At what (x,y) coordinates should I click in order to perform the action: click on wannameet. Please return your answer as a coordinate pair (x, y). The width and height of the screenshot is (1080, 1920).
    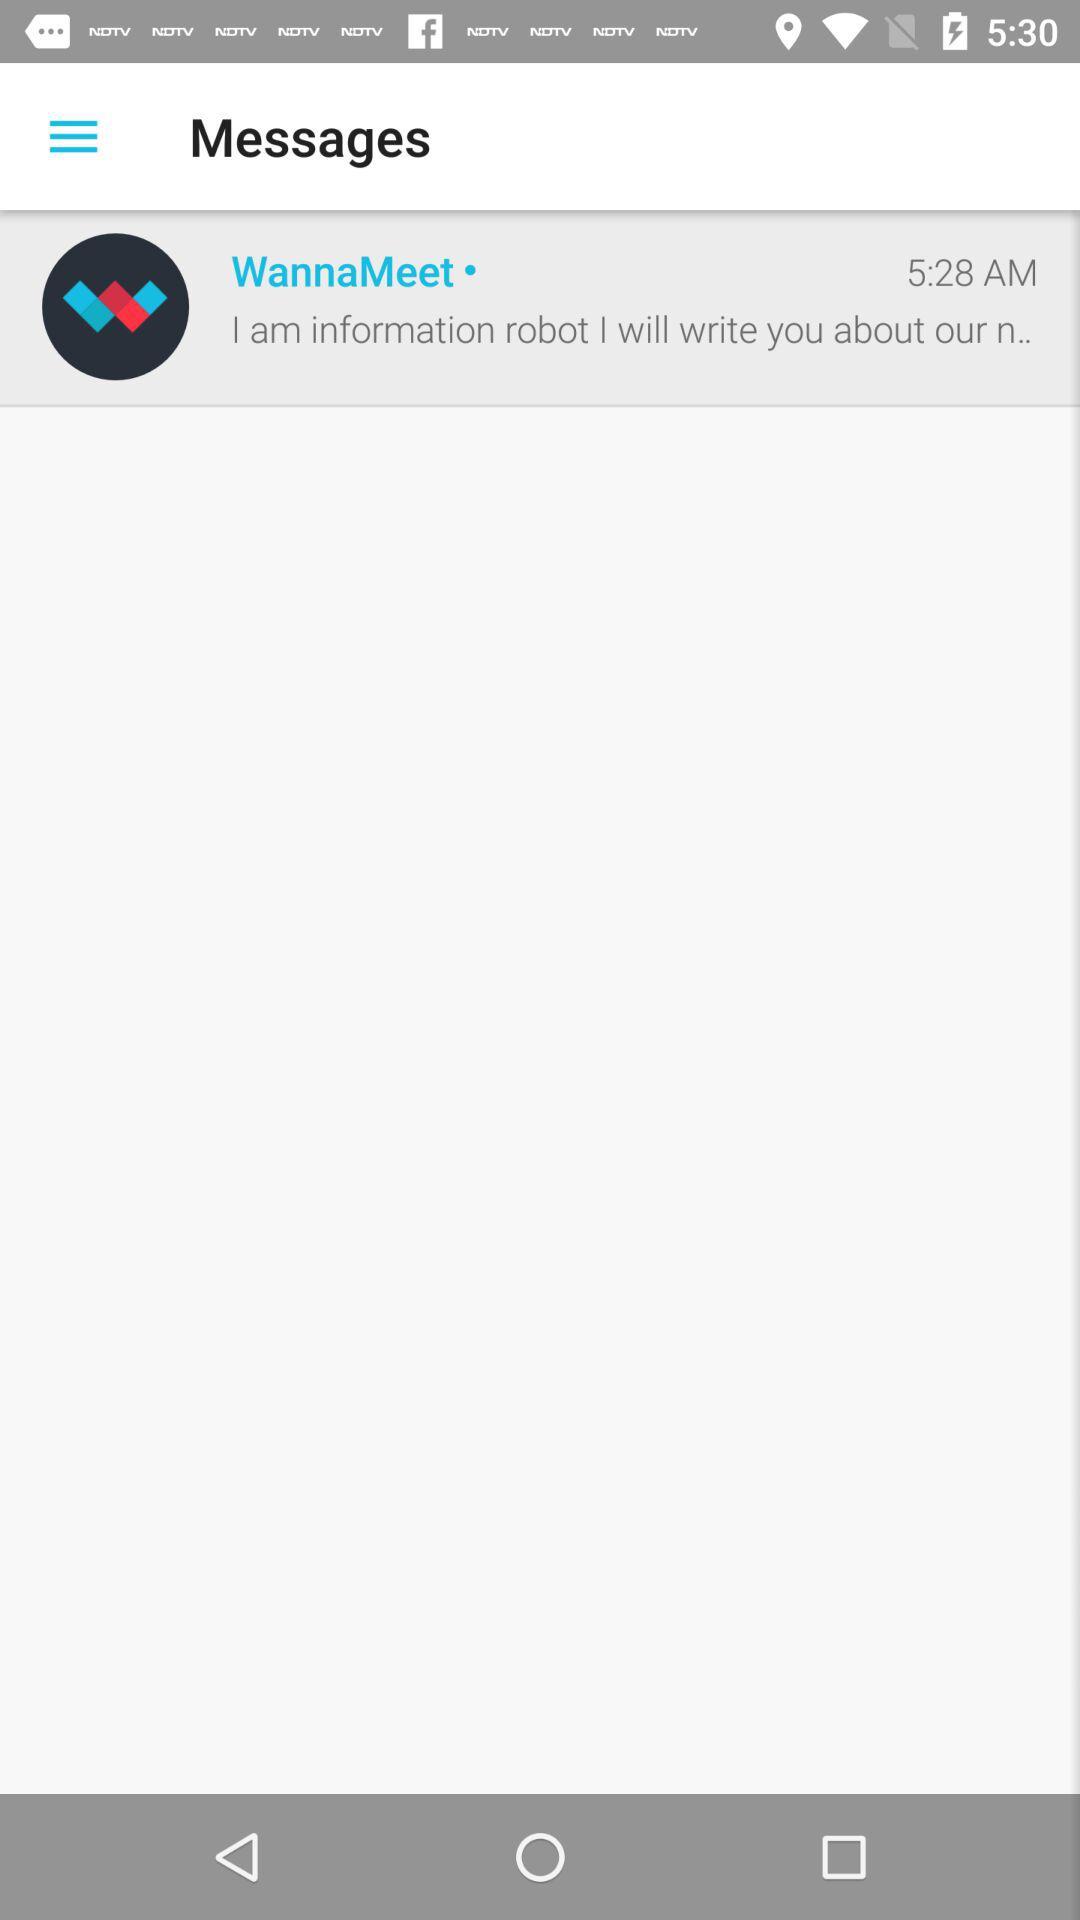
    Looking at the image, I should click on (547, 268).